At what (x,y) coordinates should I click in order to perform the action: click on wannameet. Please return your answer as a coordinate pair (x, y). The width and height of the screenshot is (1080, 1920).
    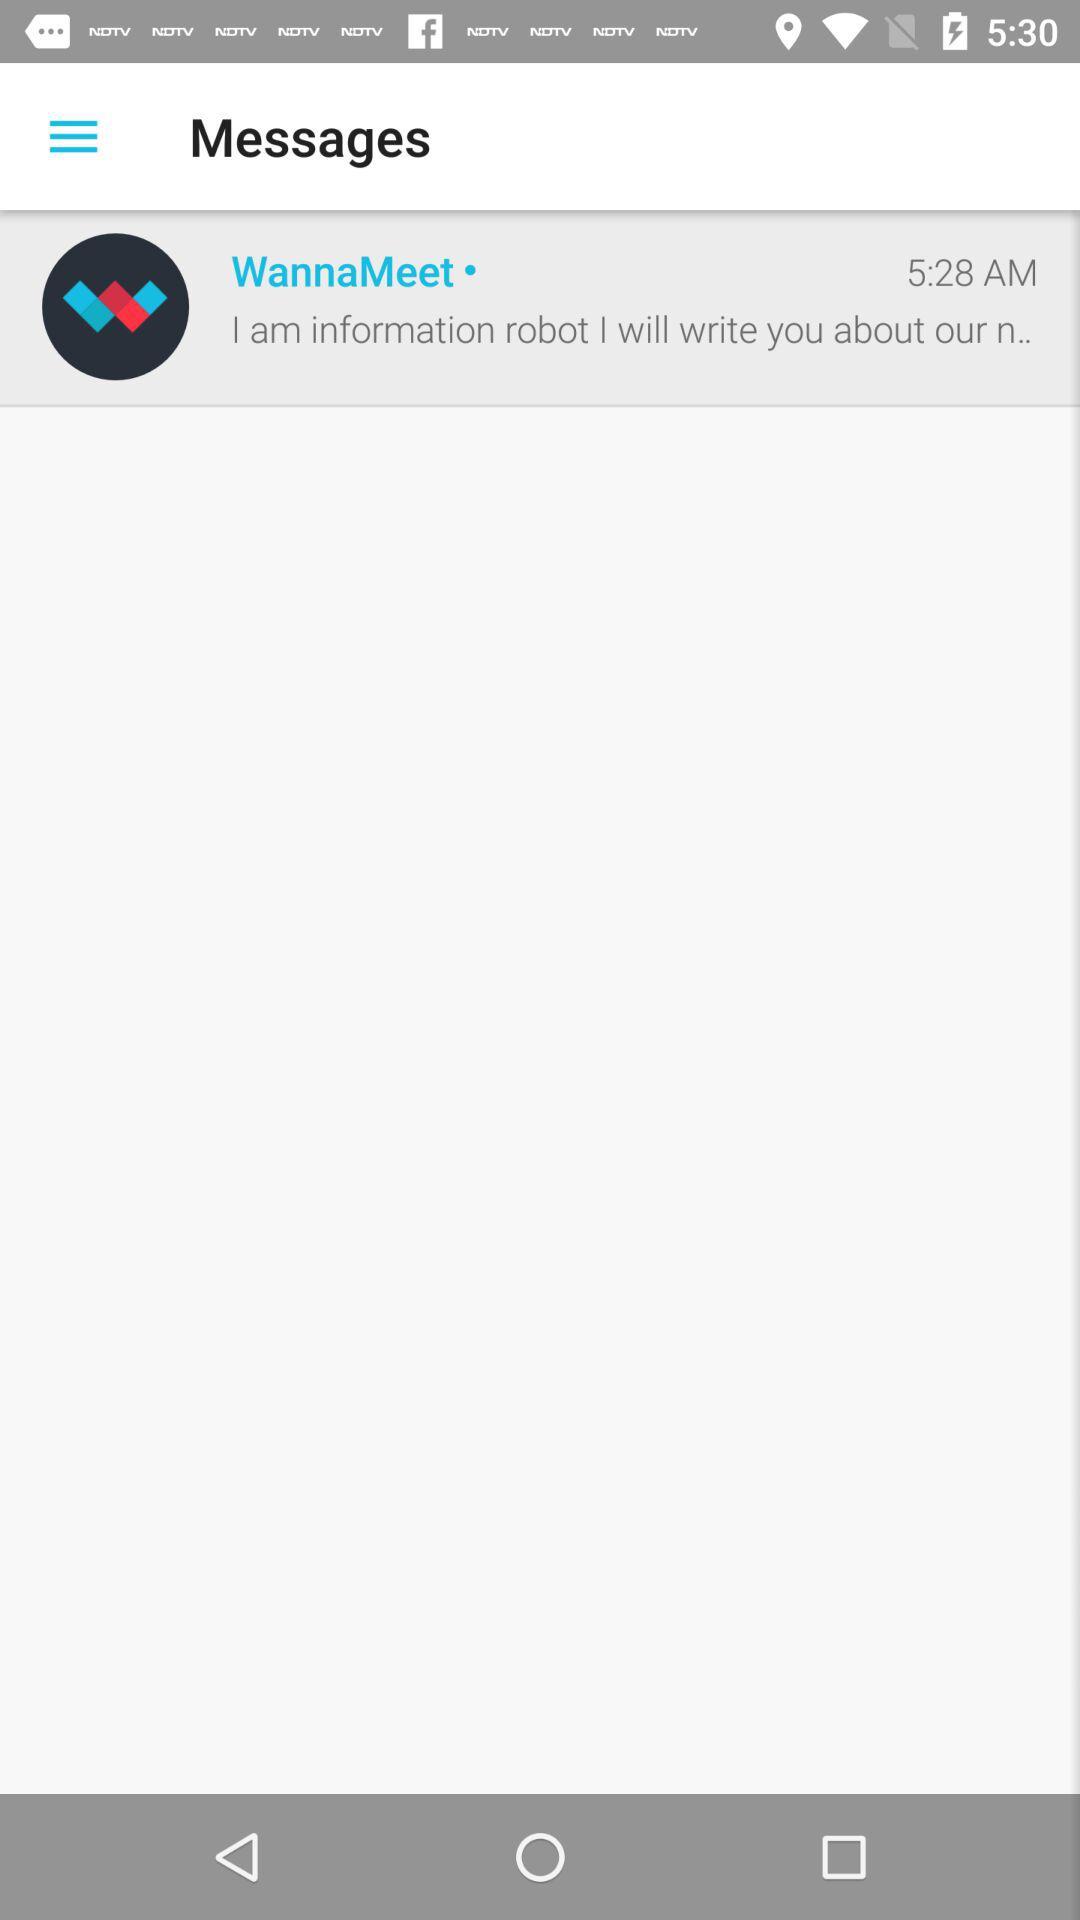
    Looking at the image, I should click on (547, 268).